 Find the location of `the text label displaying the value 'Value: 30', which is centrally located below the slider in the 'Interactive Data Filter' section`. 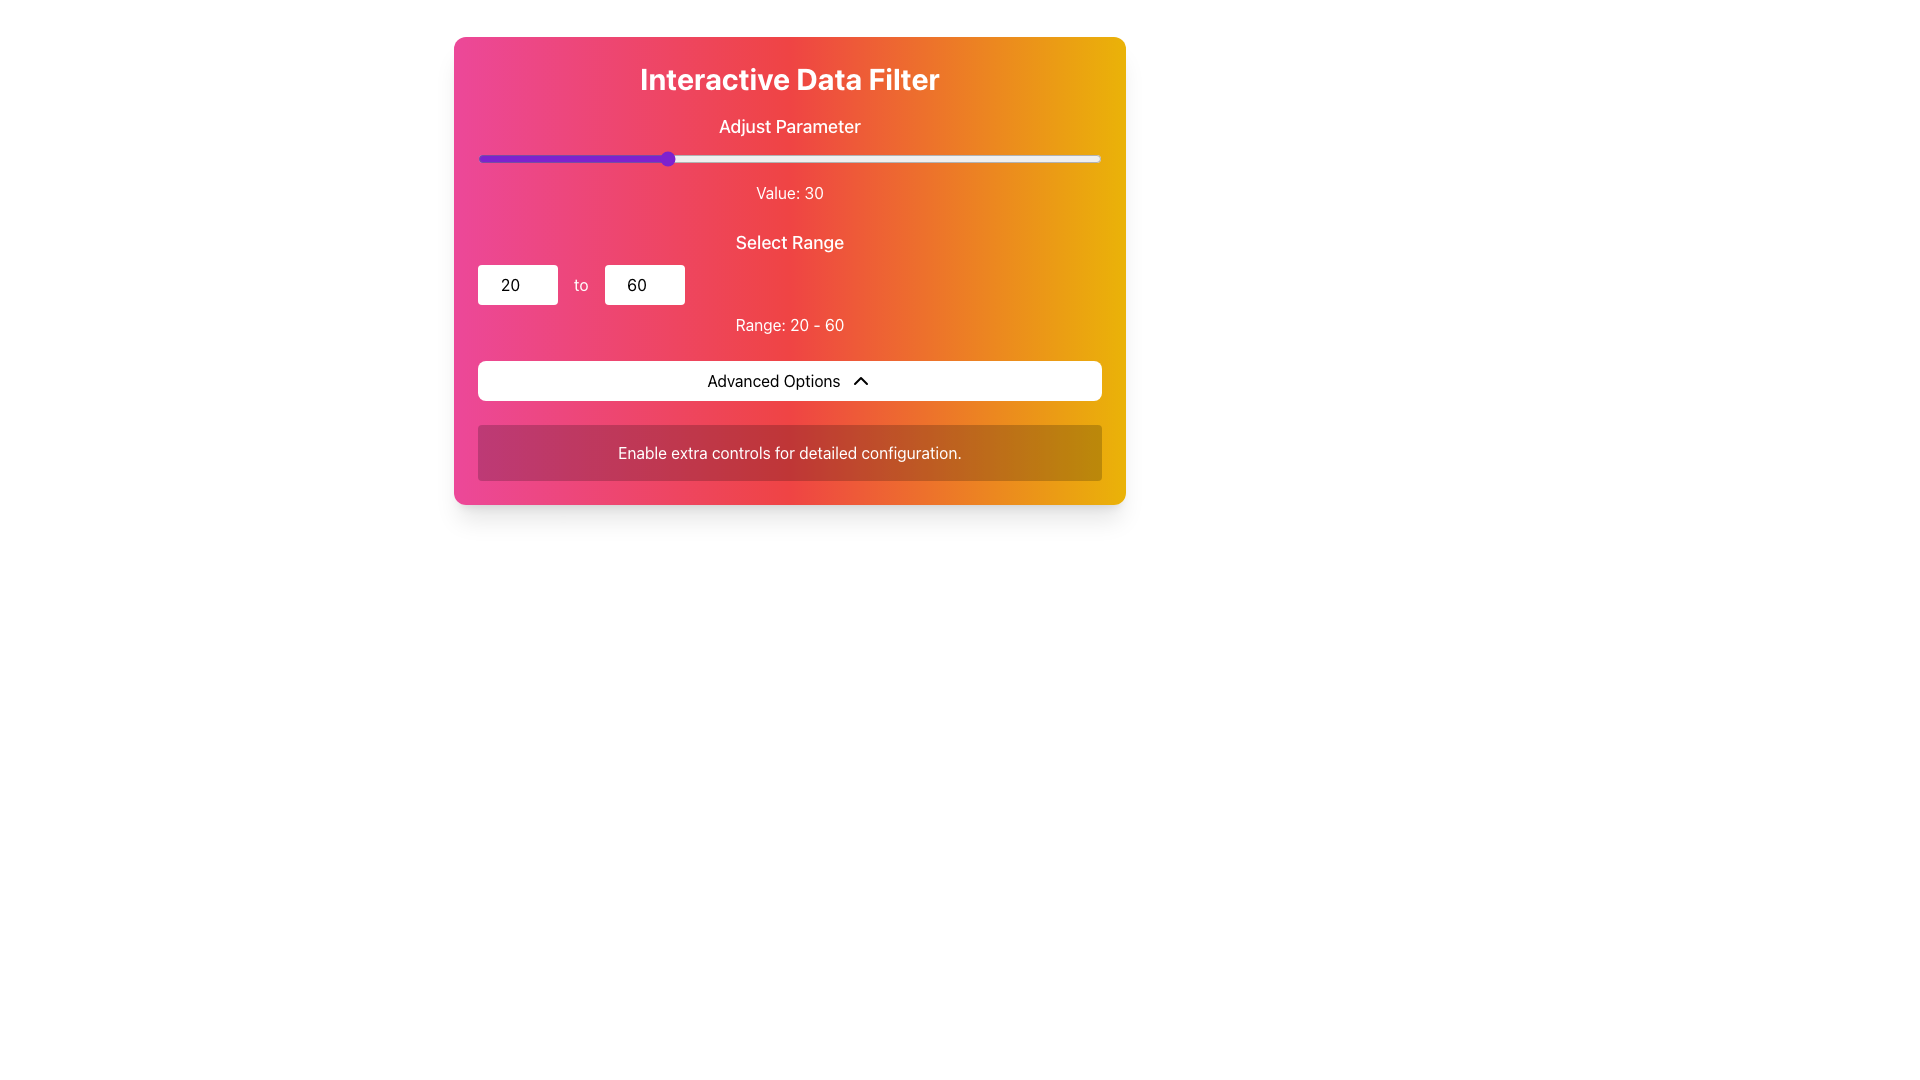

the text label displaying the value 'Value: 30', which is centrally located below the slider in the 'Interactive Data Filter' section is located at coordinates (789, 192).